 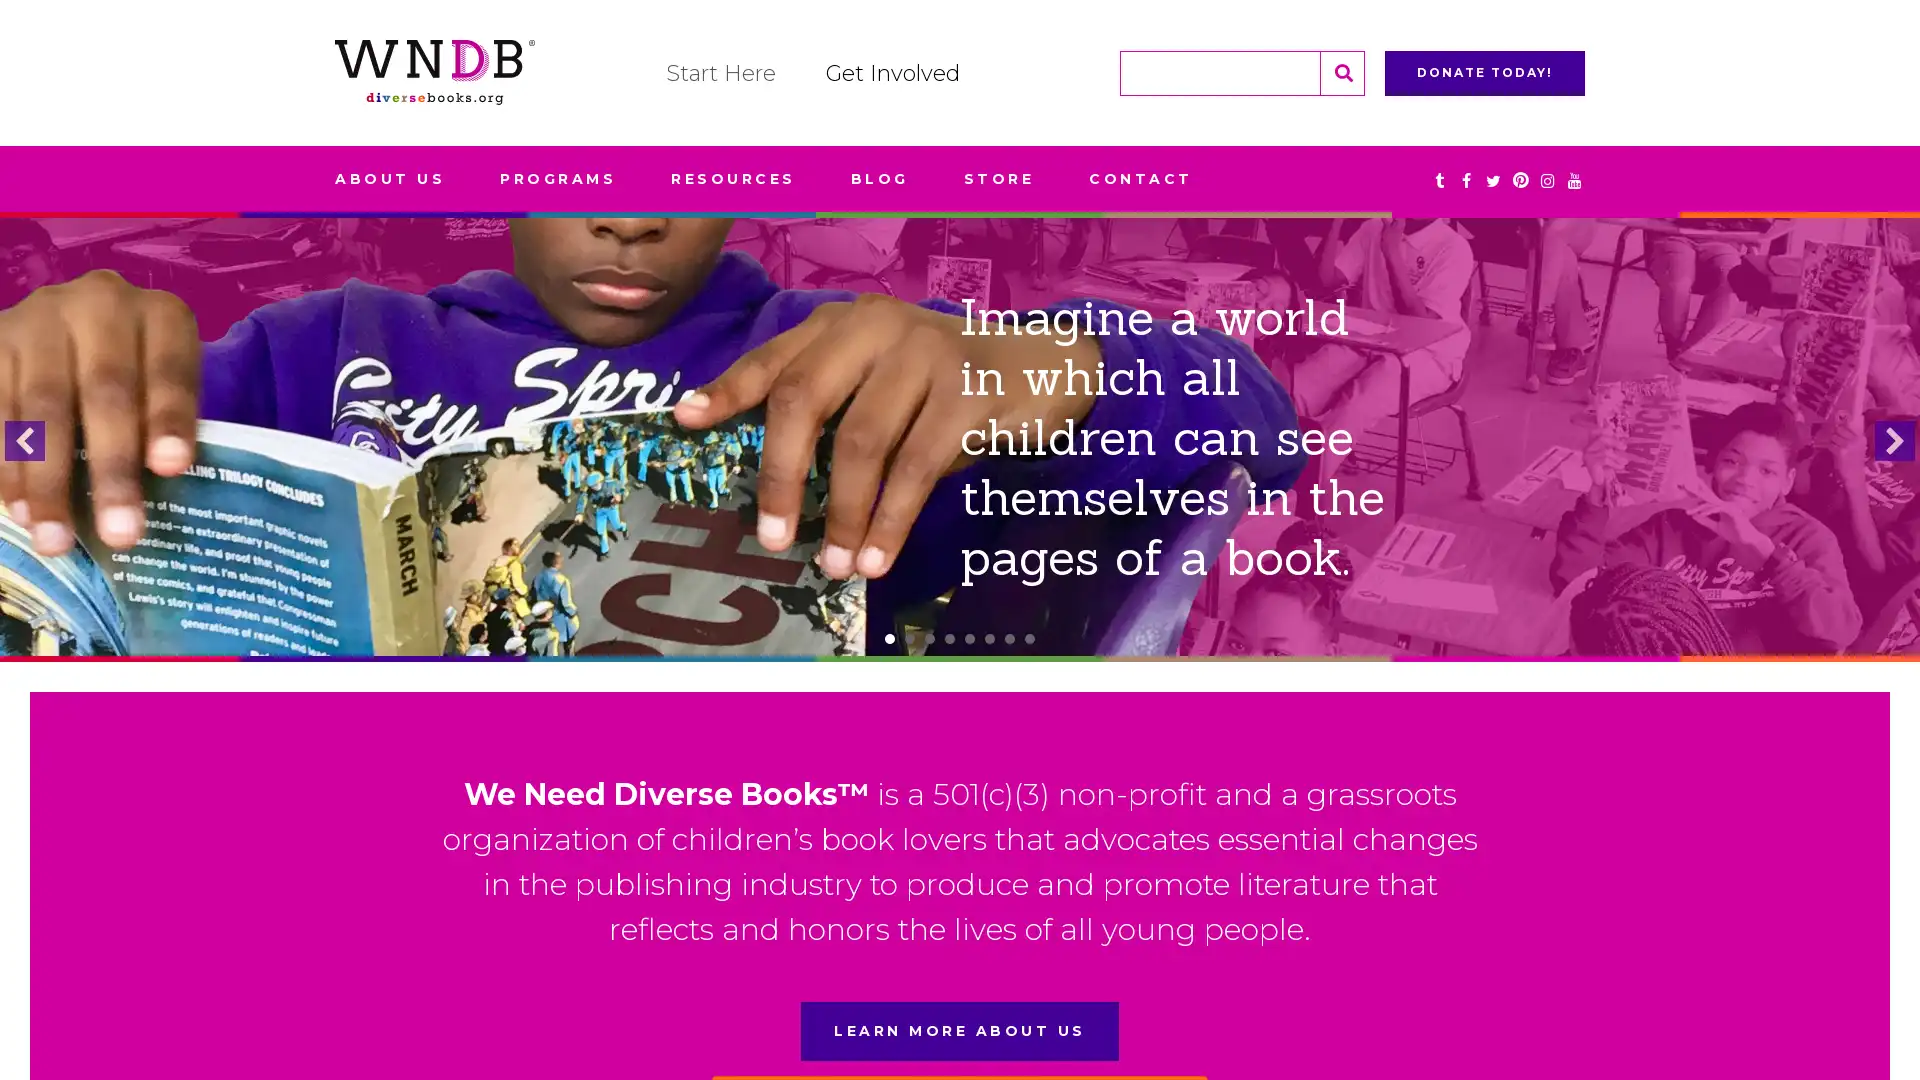 I want to click on next, so click(x=1894, y=439).